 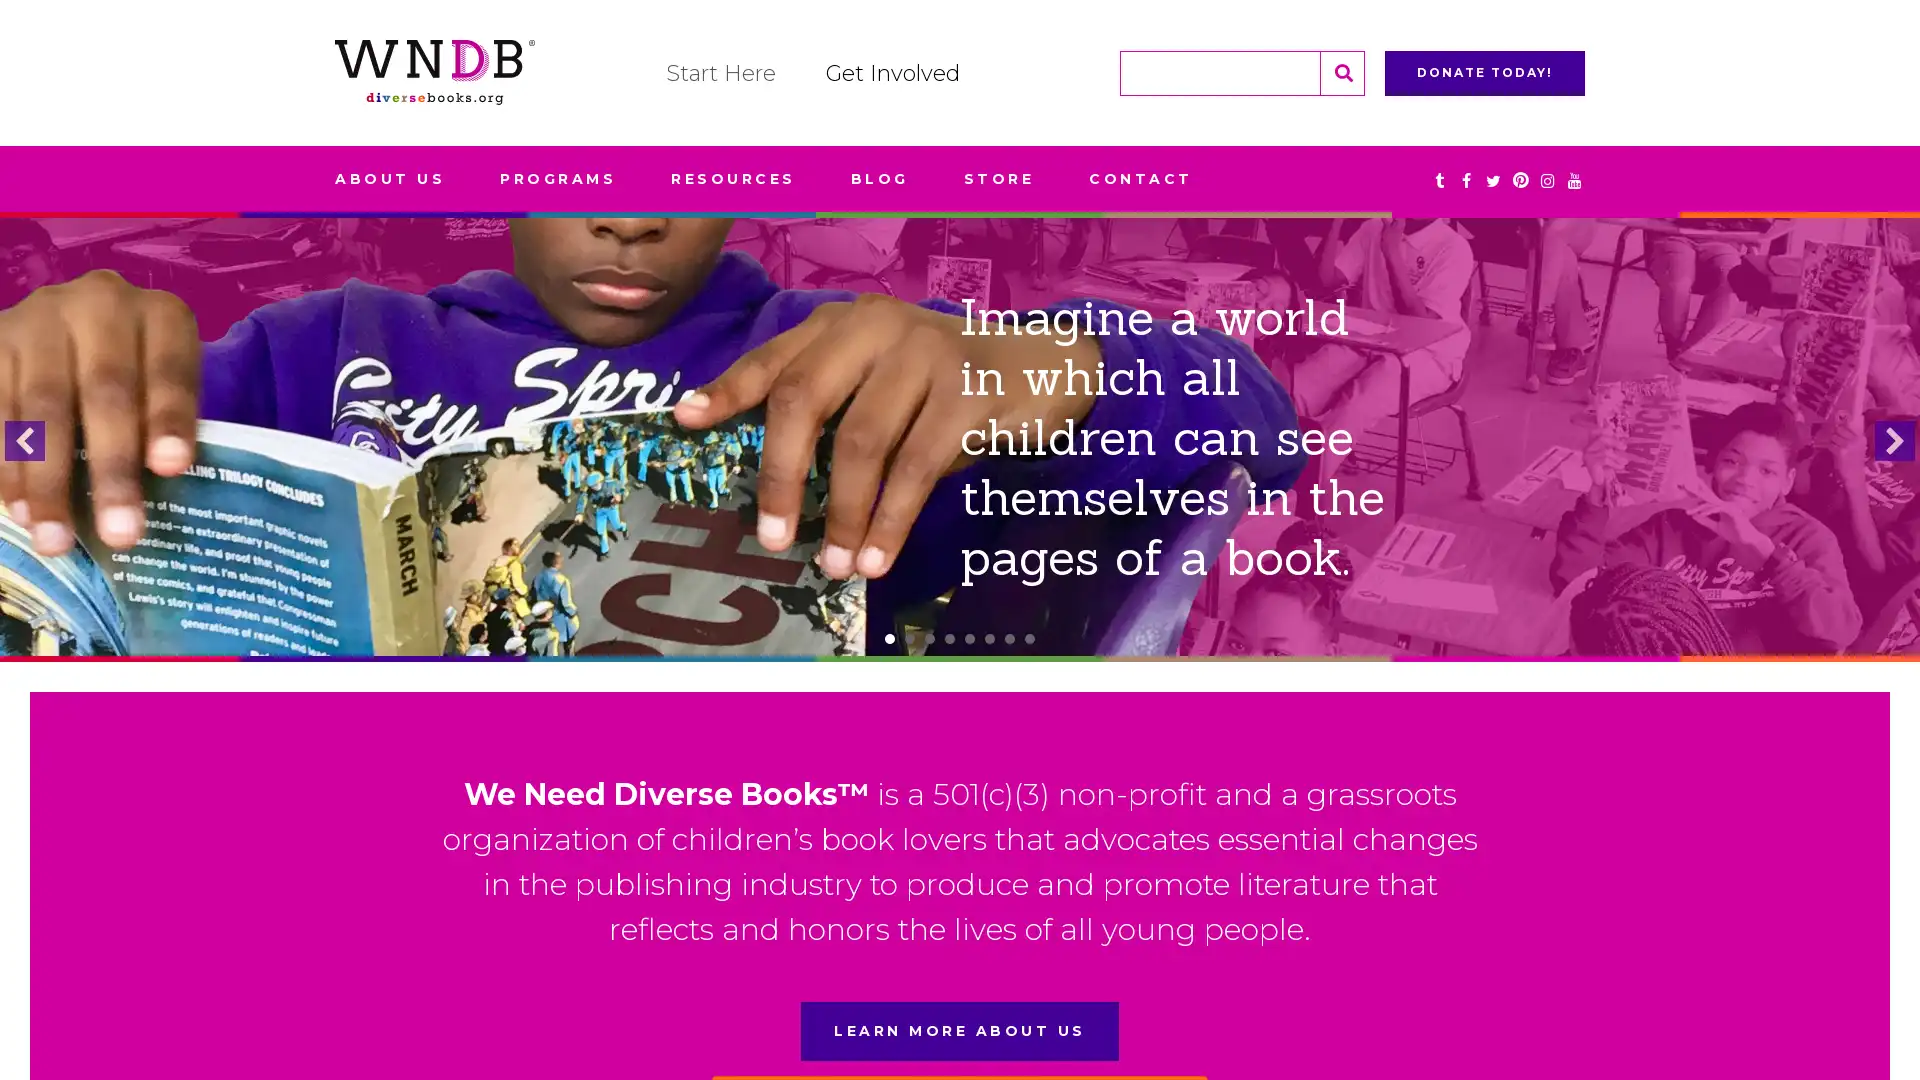 I want to click on next, so click(x=1894, y=439).